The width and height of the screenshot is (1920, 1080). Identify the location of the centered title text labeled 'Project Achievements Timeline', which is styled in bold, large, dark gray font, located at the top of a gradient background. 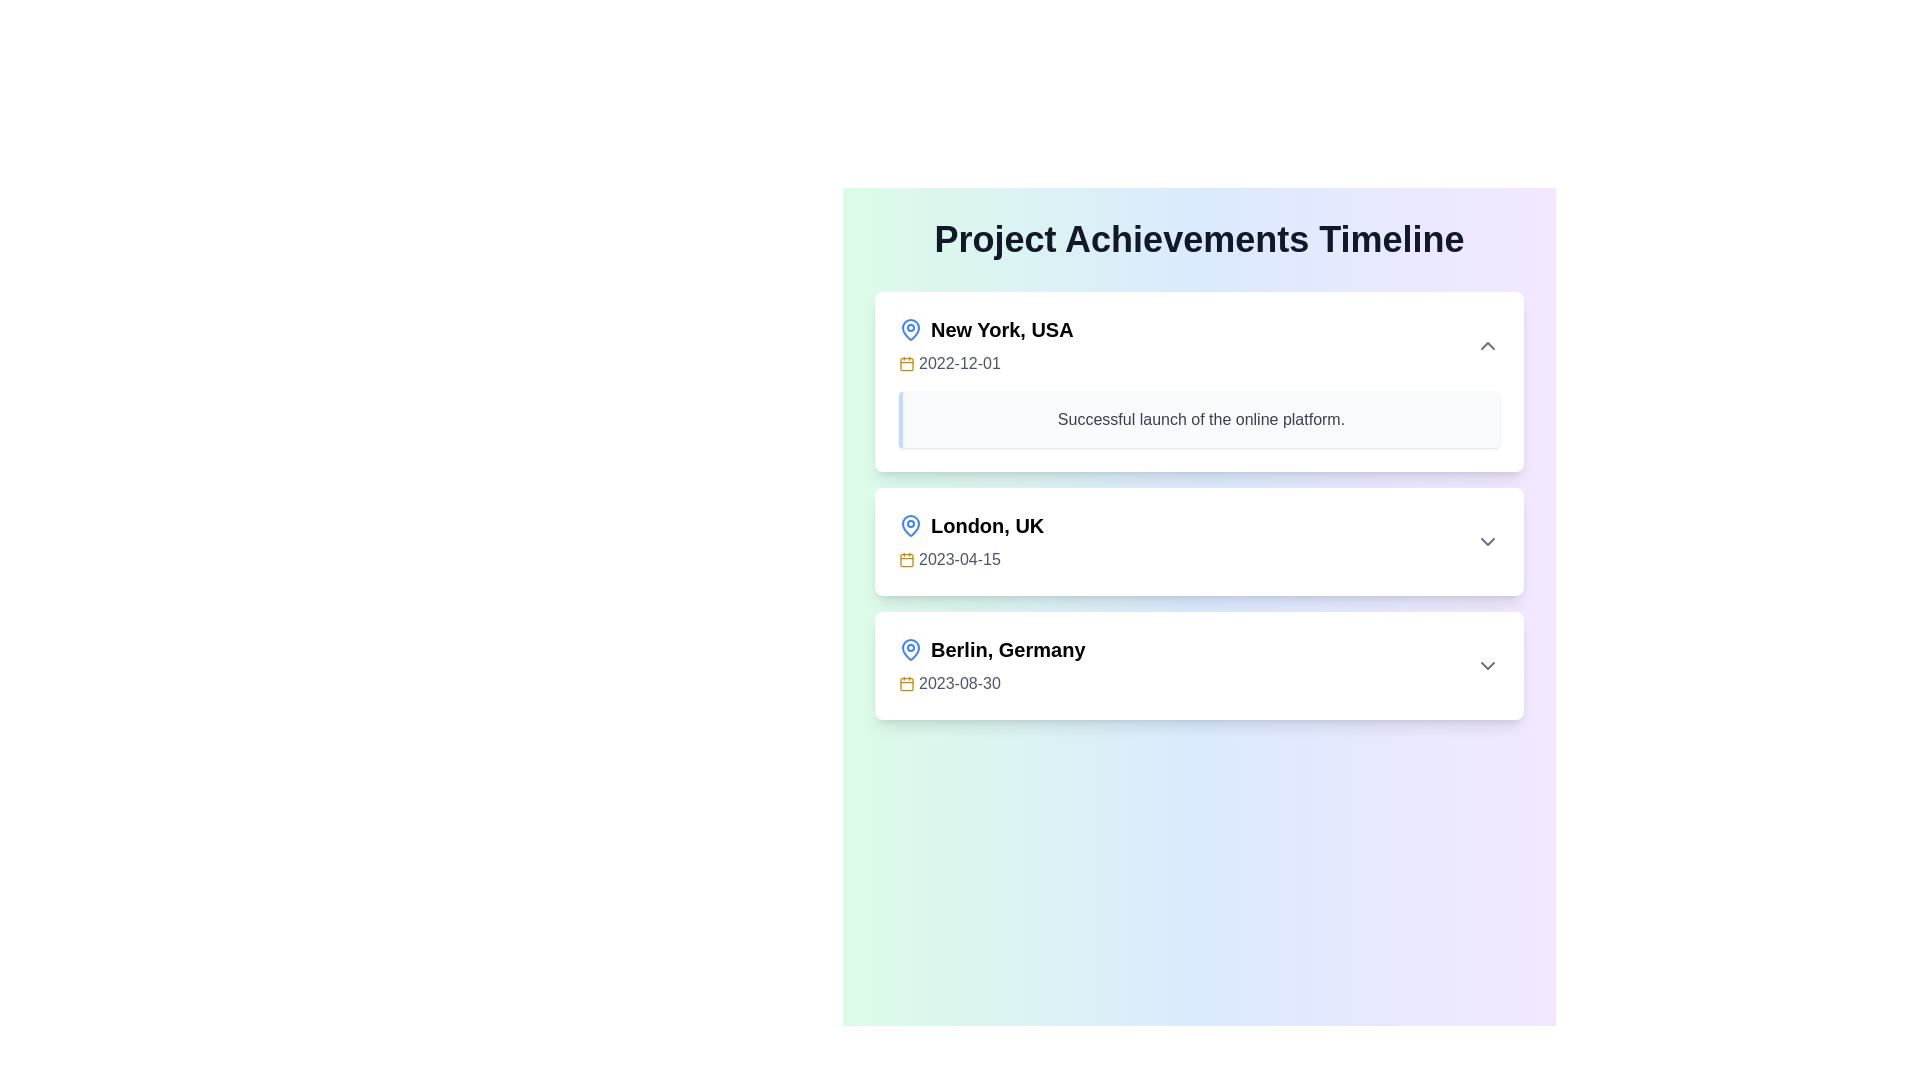
(1199, 238).